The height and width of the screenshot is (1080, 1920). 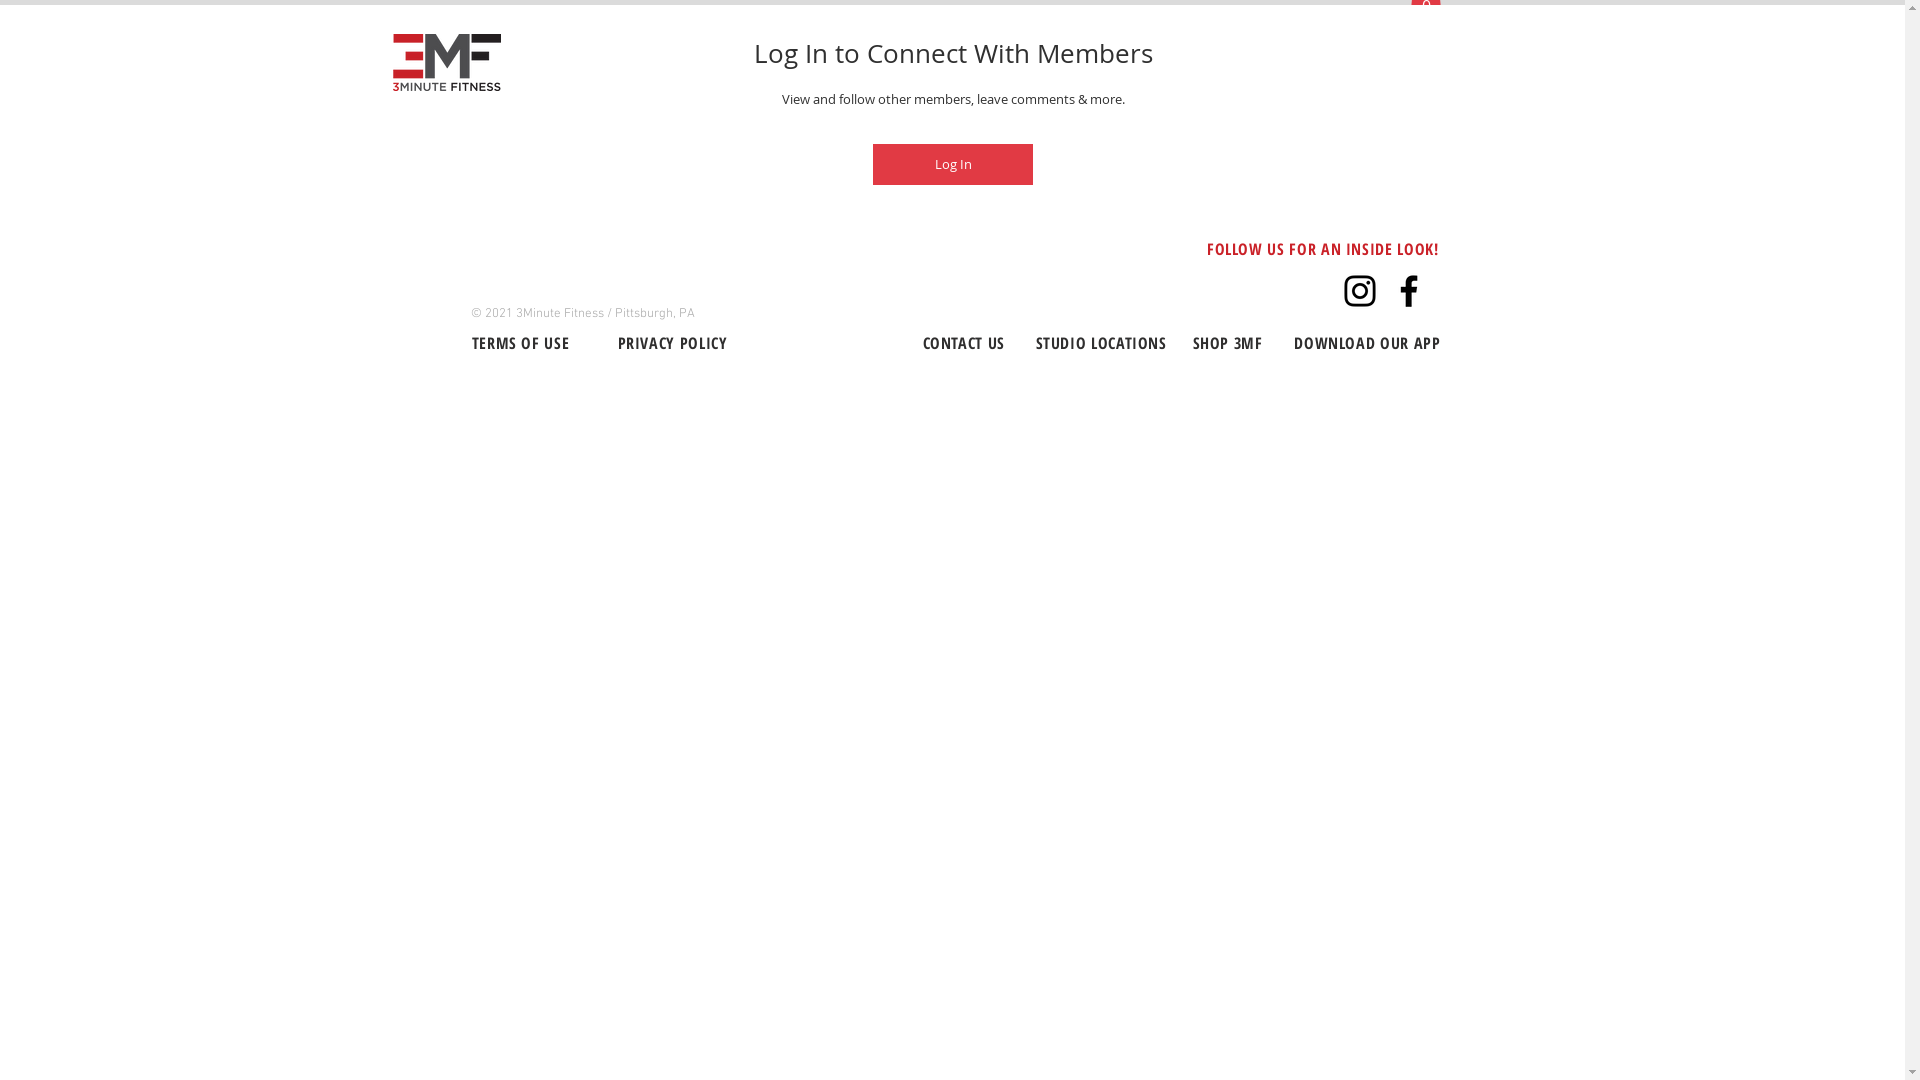 I want to click on 'TERMS OF USE', so click(x=521, y=342).